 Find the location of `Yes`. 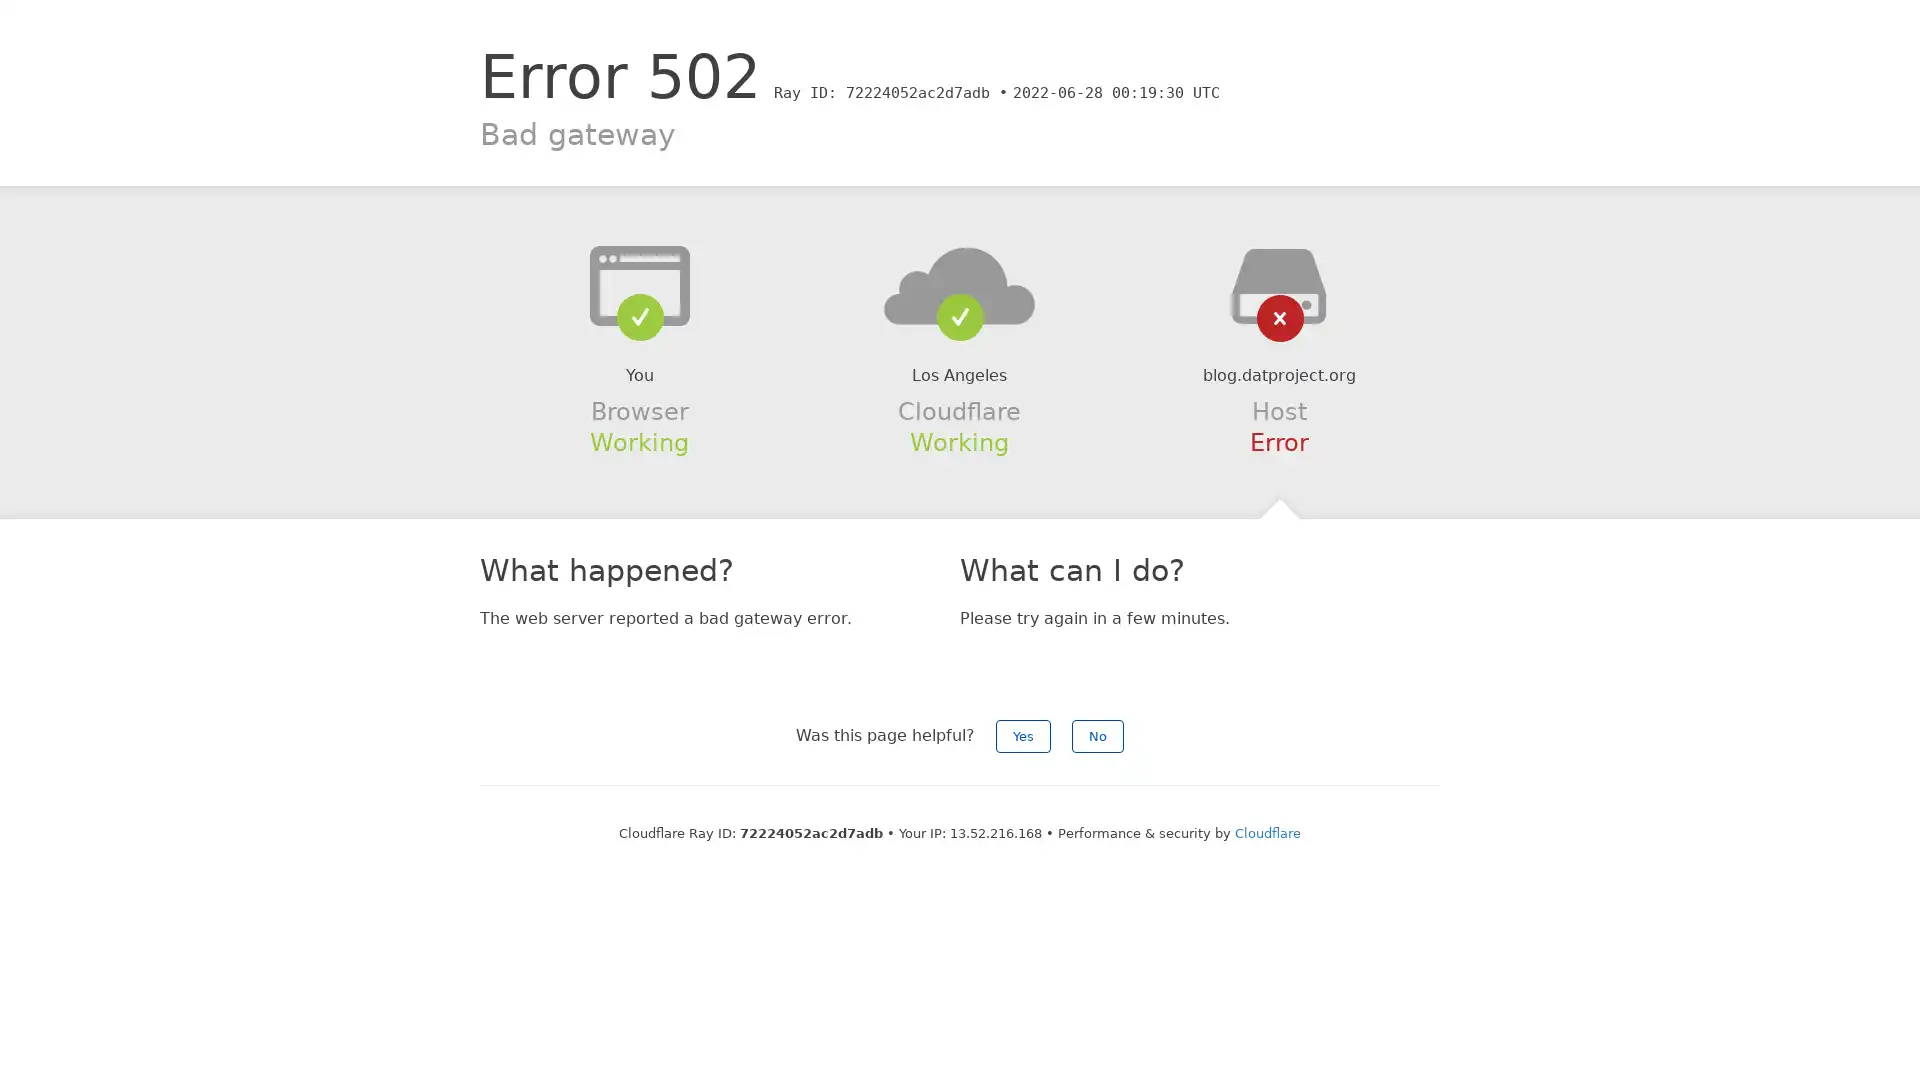

Yes is located at coordinates (1023, 736).